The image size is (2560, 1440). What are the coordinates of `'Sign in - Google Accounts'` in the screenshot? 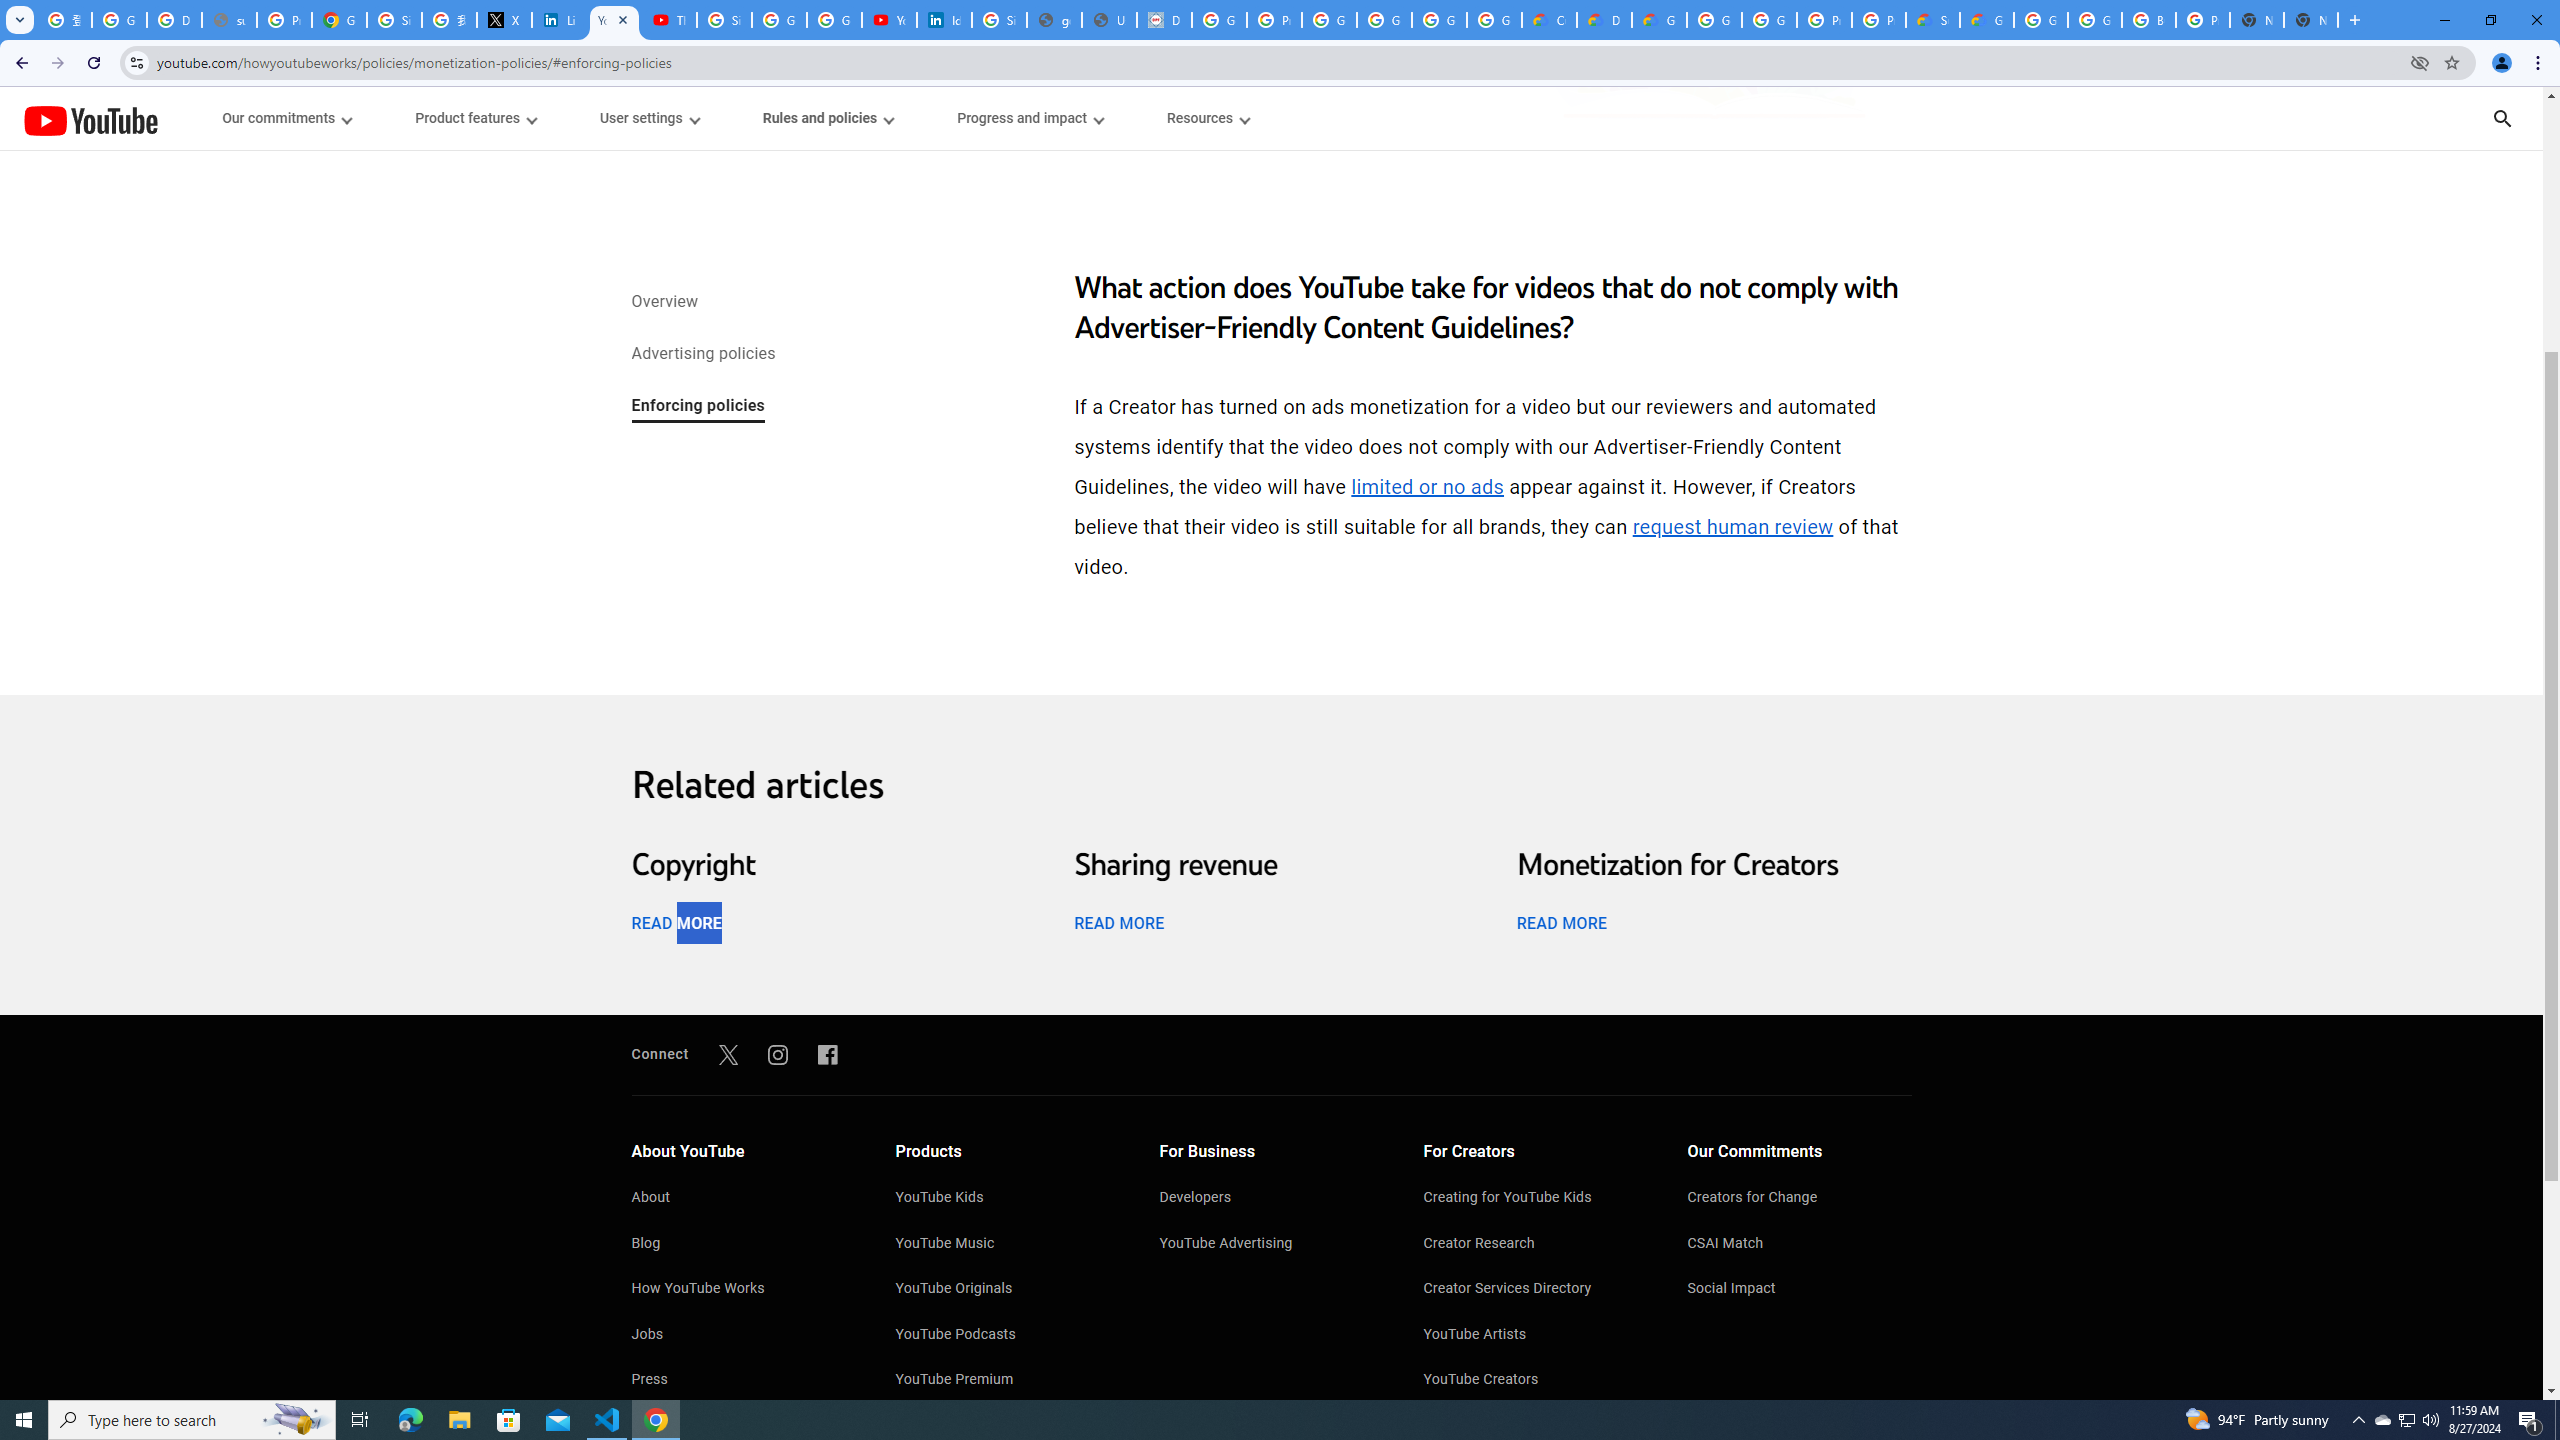 It's located at (394, 19).